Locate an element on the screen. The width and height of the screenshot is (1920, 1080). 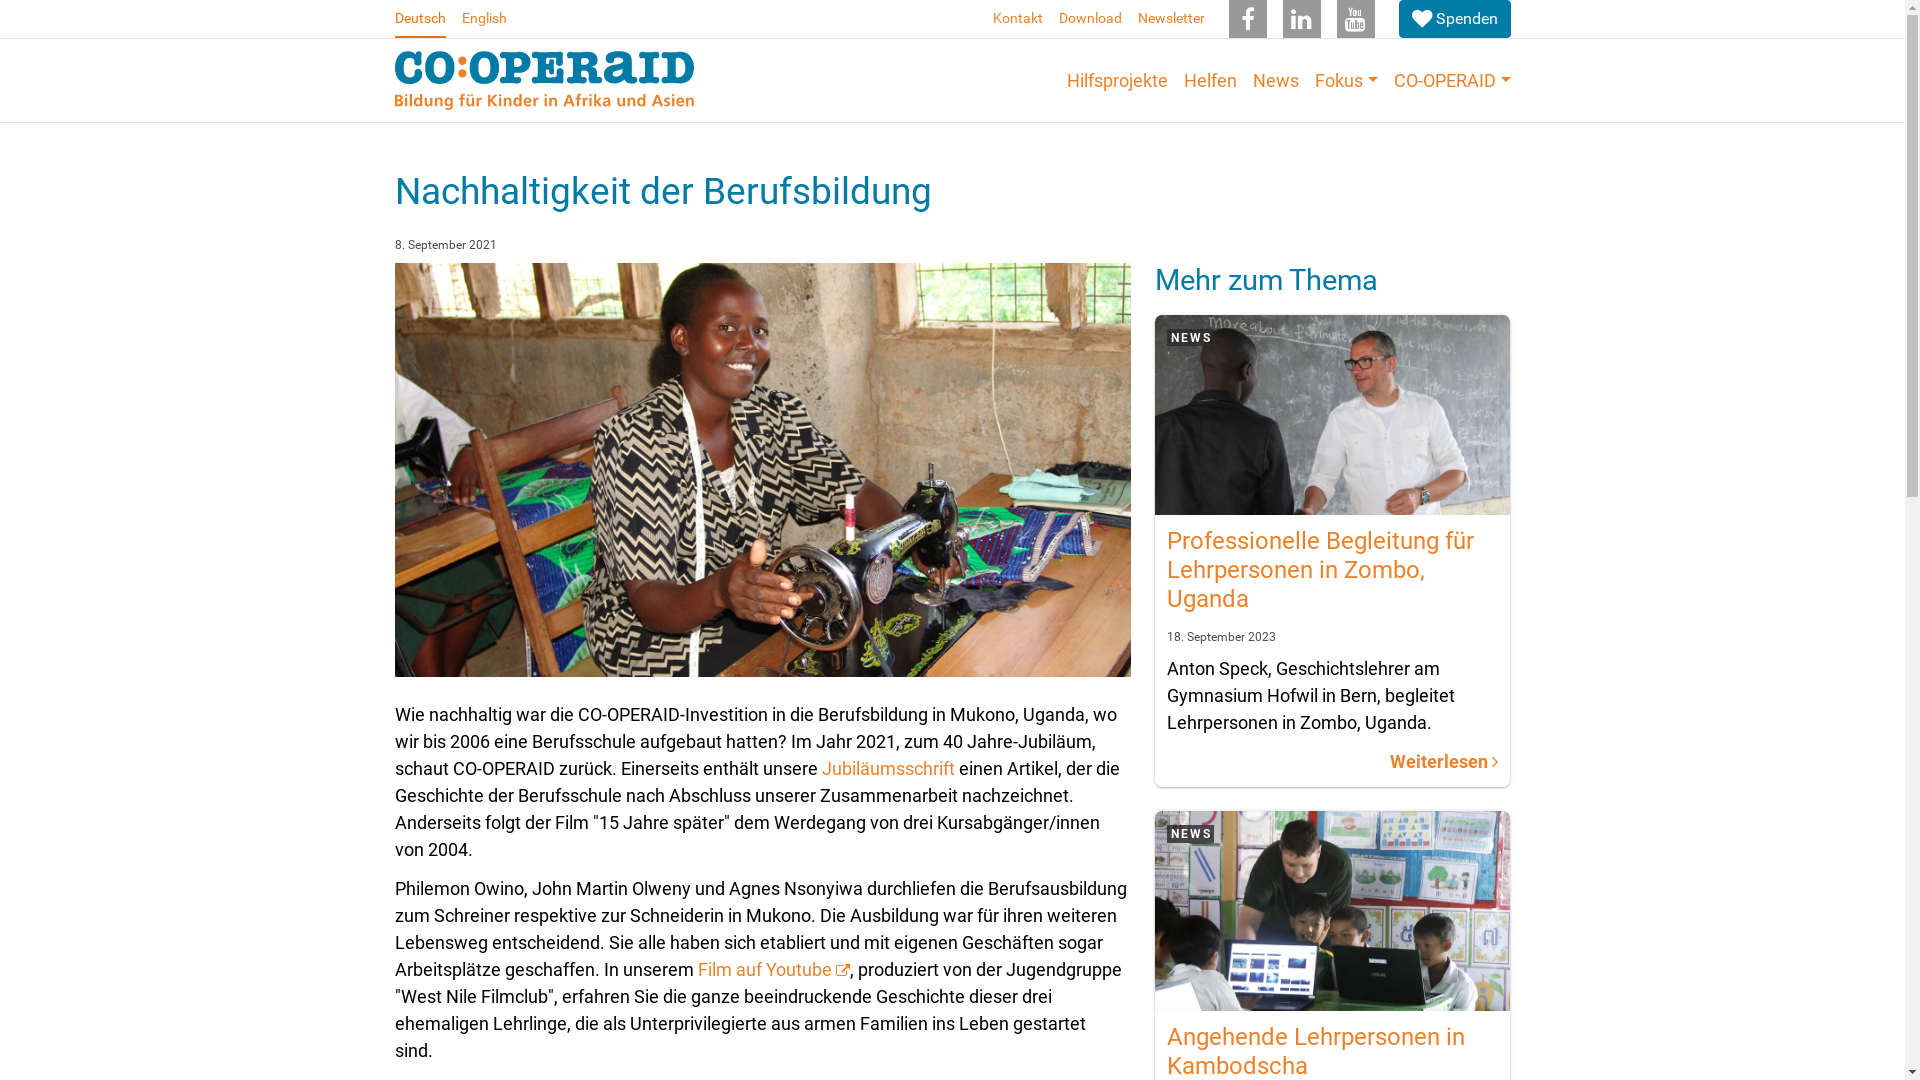
'Download' is located at coordinates (1088, 19).